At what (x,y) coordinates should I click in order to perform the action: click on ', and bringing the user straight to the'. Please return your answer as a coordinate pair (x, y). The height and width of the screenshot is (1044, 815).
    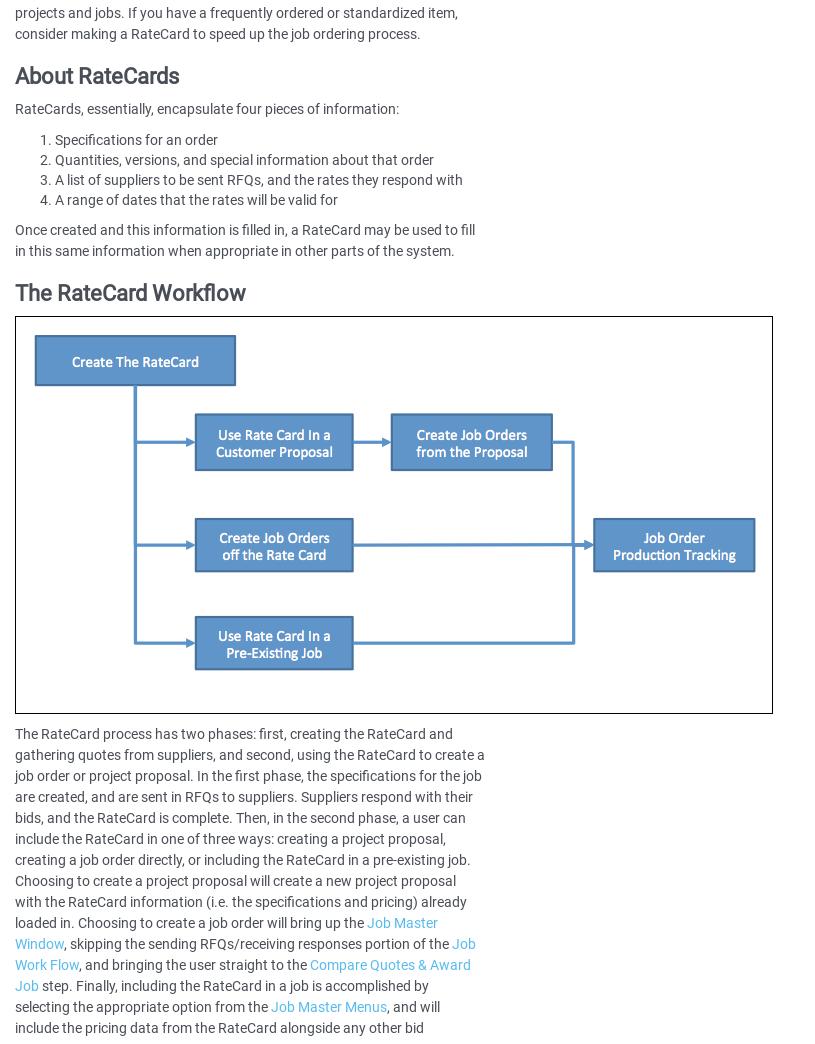
    Looking at the image, I should click on (194, 963).